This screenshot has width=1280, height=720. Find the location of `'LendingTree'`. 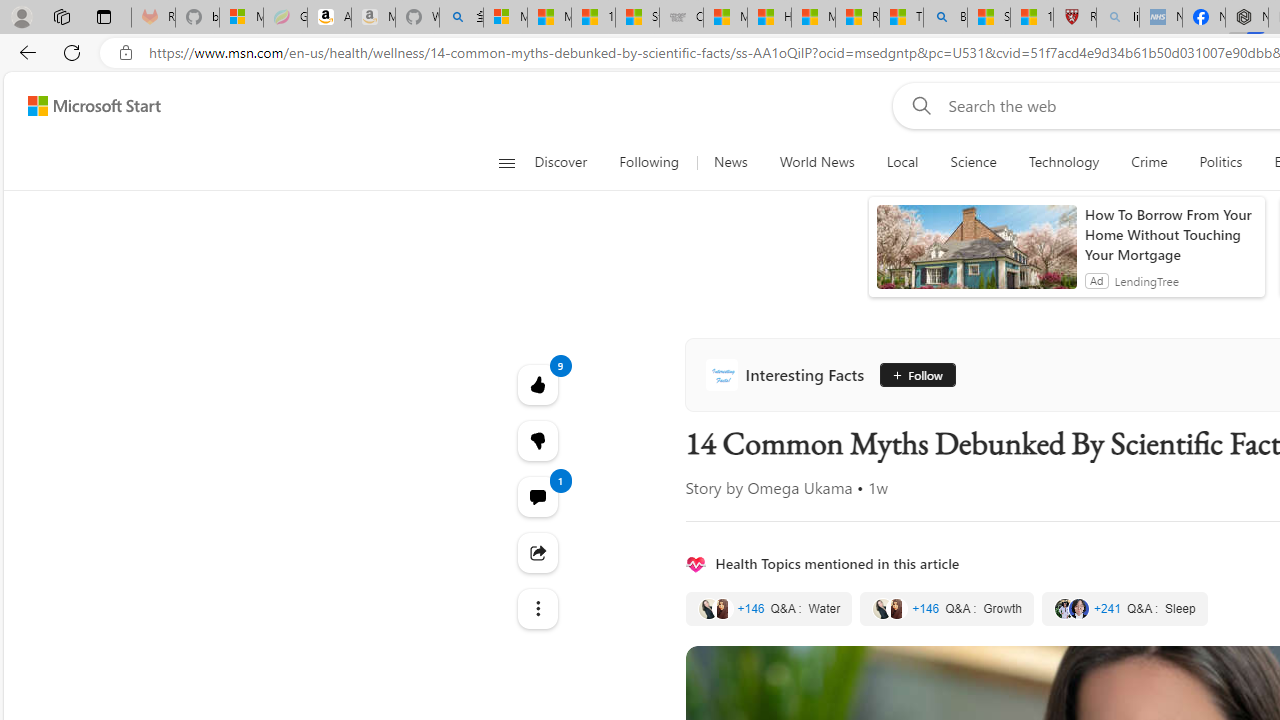

'LendingTree' is located at coordinates (1146, 280).